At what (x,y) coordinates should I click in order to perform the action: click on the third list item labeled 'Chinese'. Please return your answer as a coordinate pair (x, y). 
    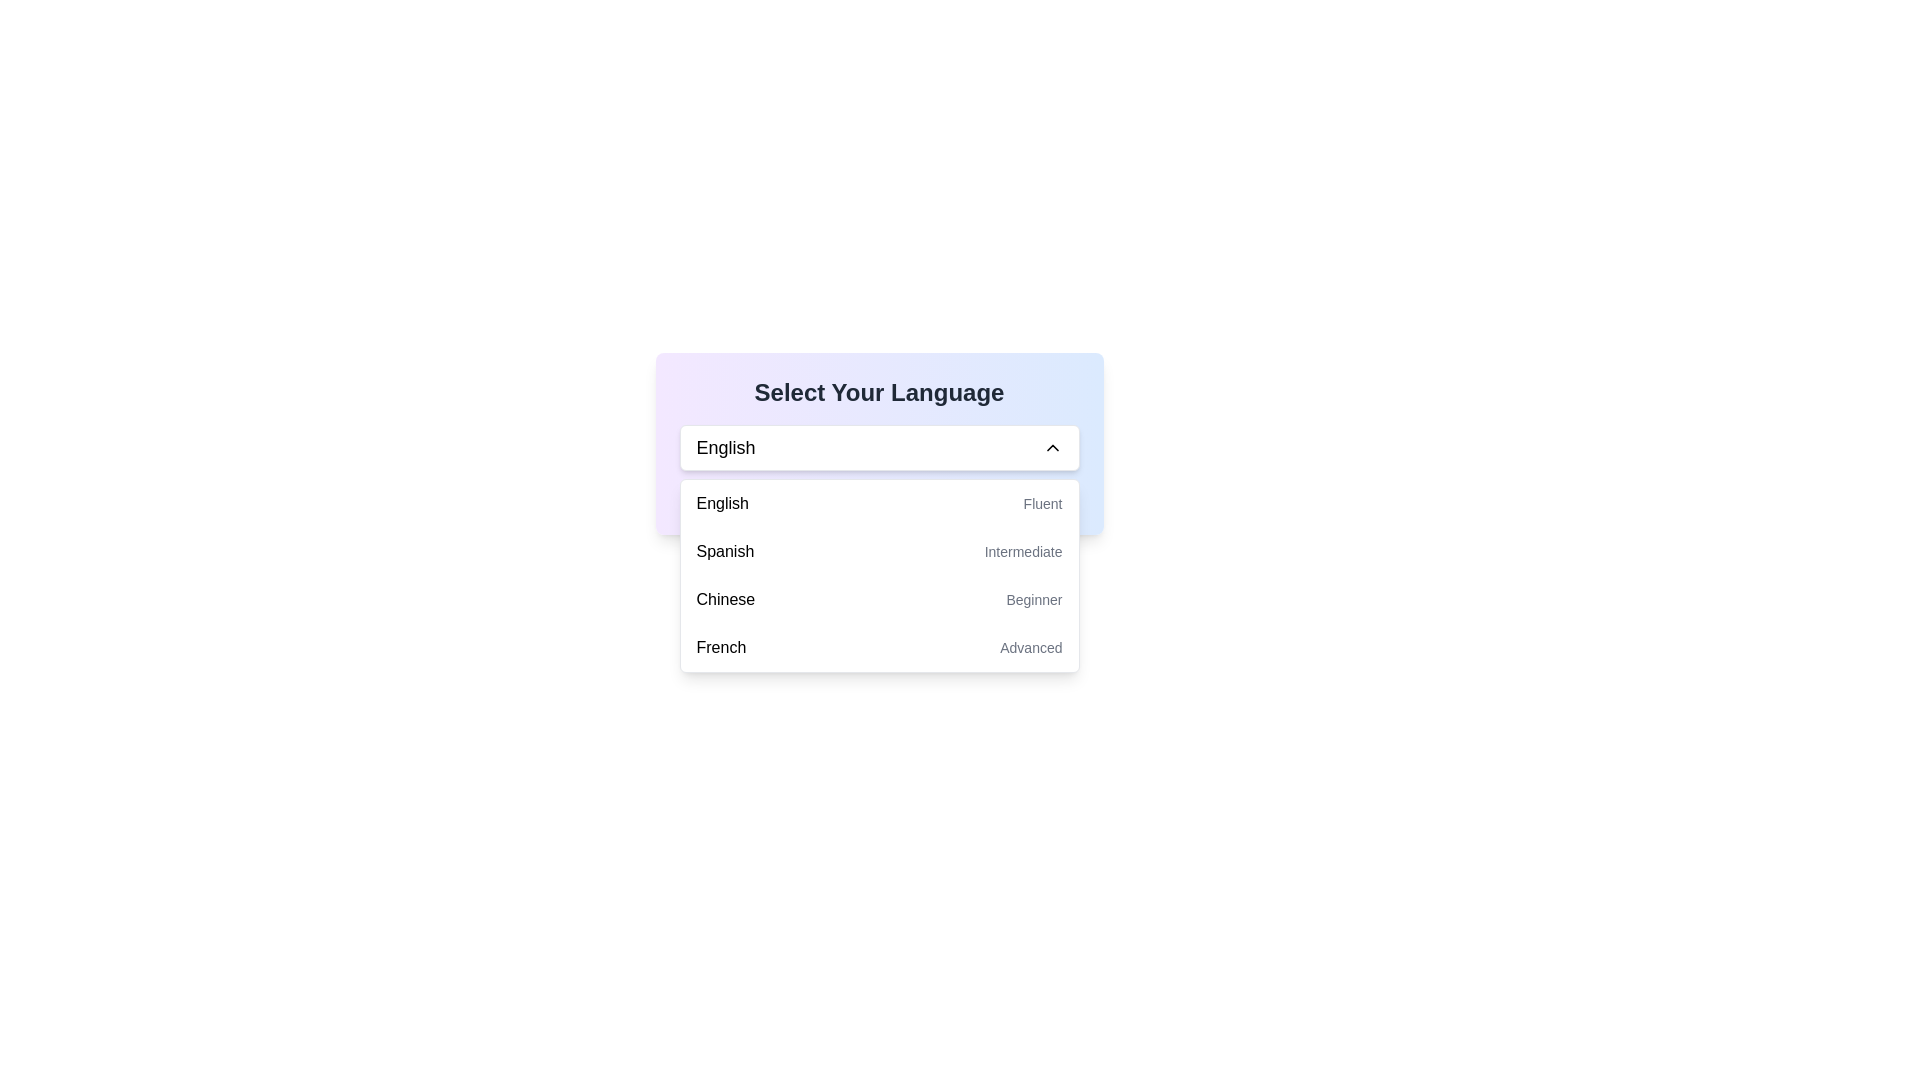
    Looking at the image, I should click on (879, 599).